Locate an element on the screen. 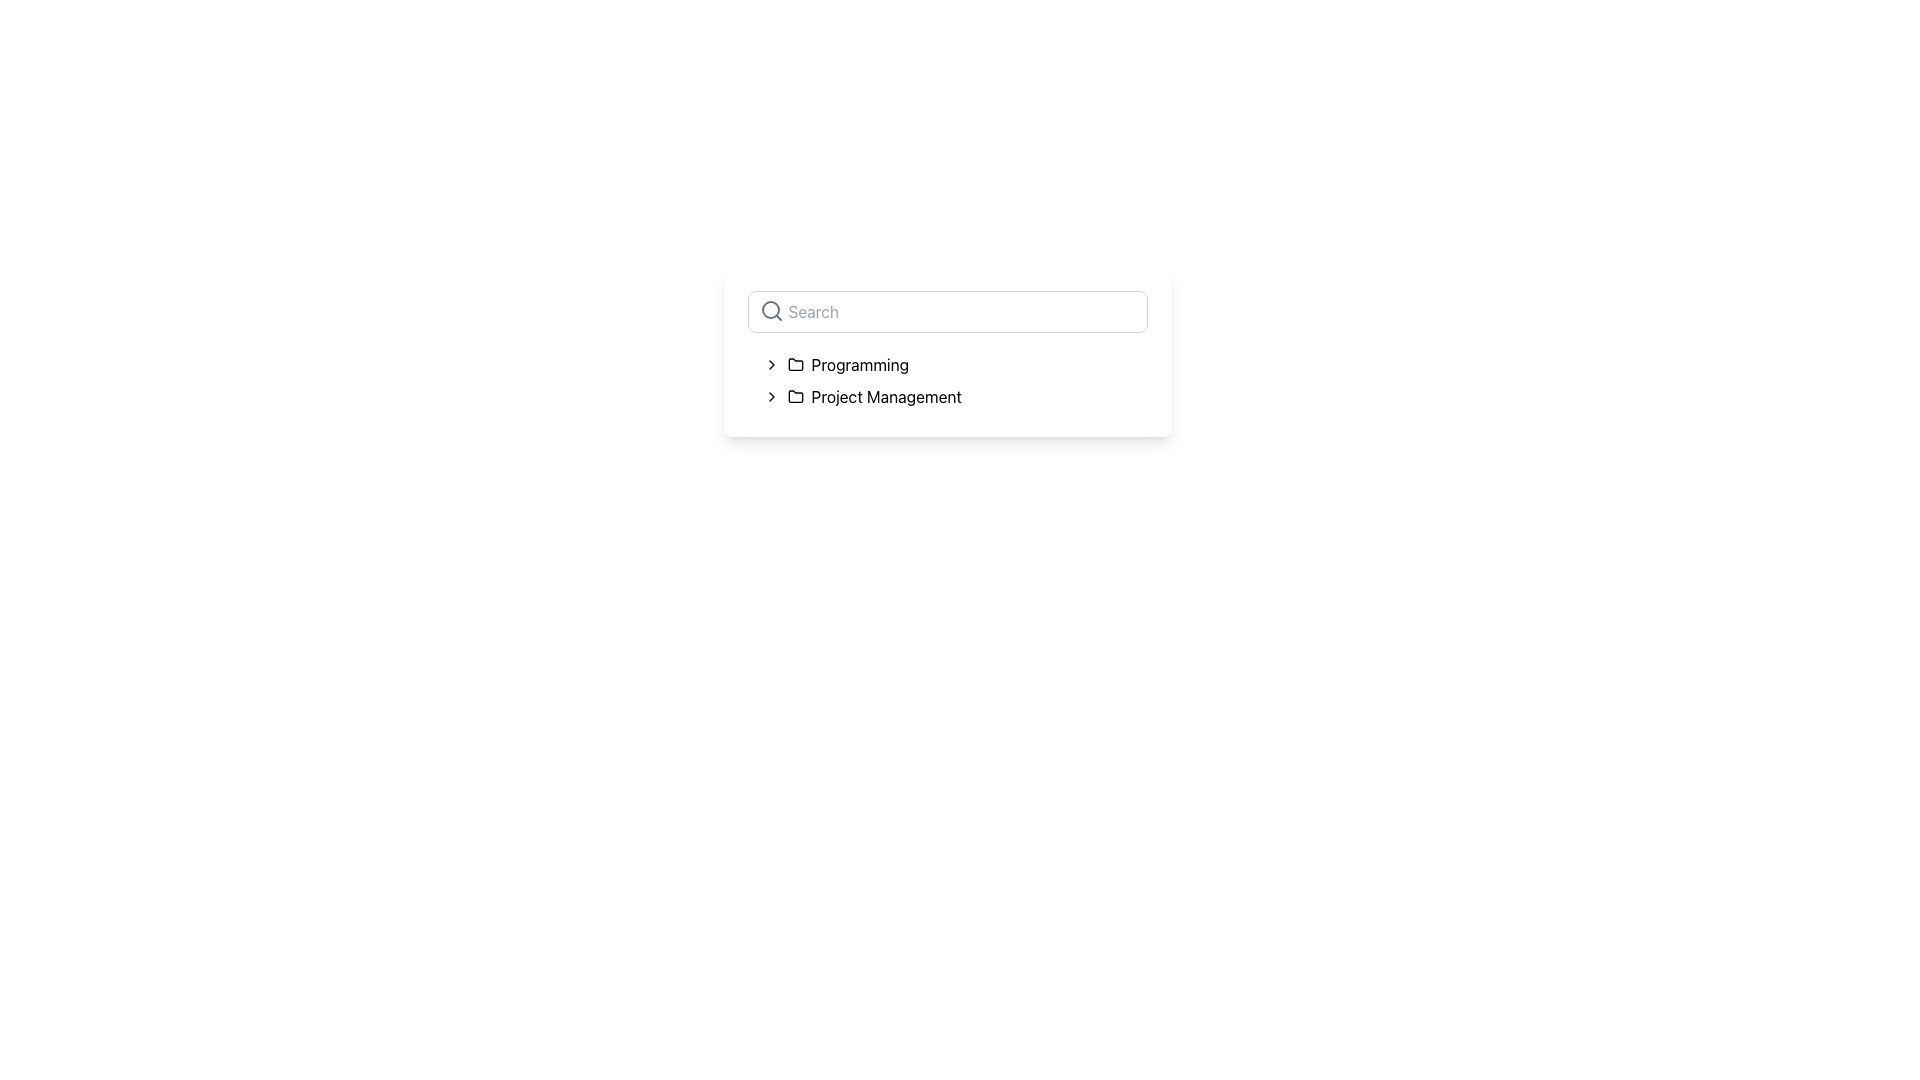 The width and height of the screenshot is (1920, 1080). the 'Project Management' text label is located at coordinates (954, 397).